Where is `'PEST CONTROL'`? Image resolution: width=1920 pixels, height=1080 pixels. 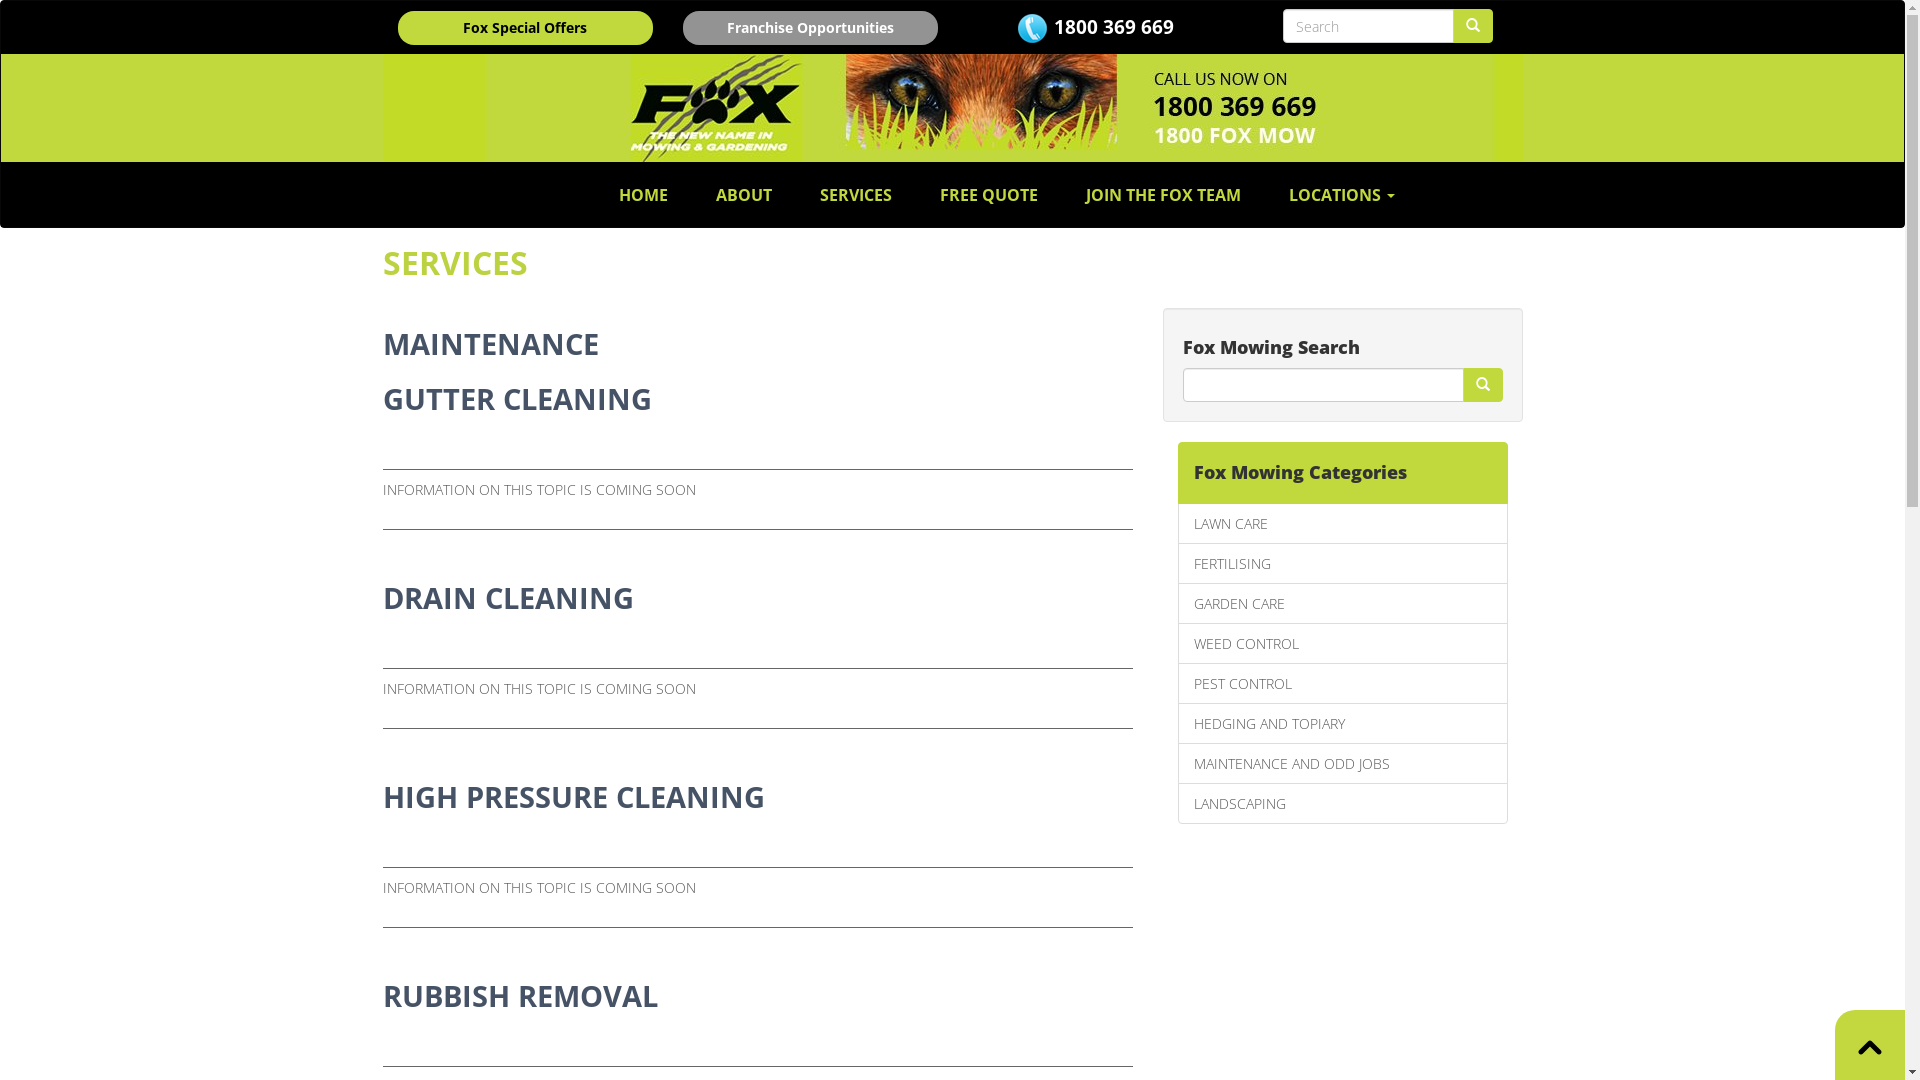 'PEST CONTROL' is located at coordinates (1343, 682).